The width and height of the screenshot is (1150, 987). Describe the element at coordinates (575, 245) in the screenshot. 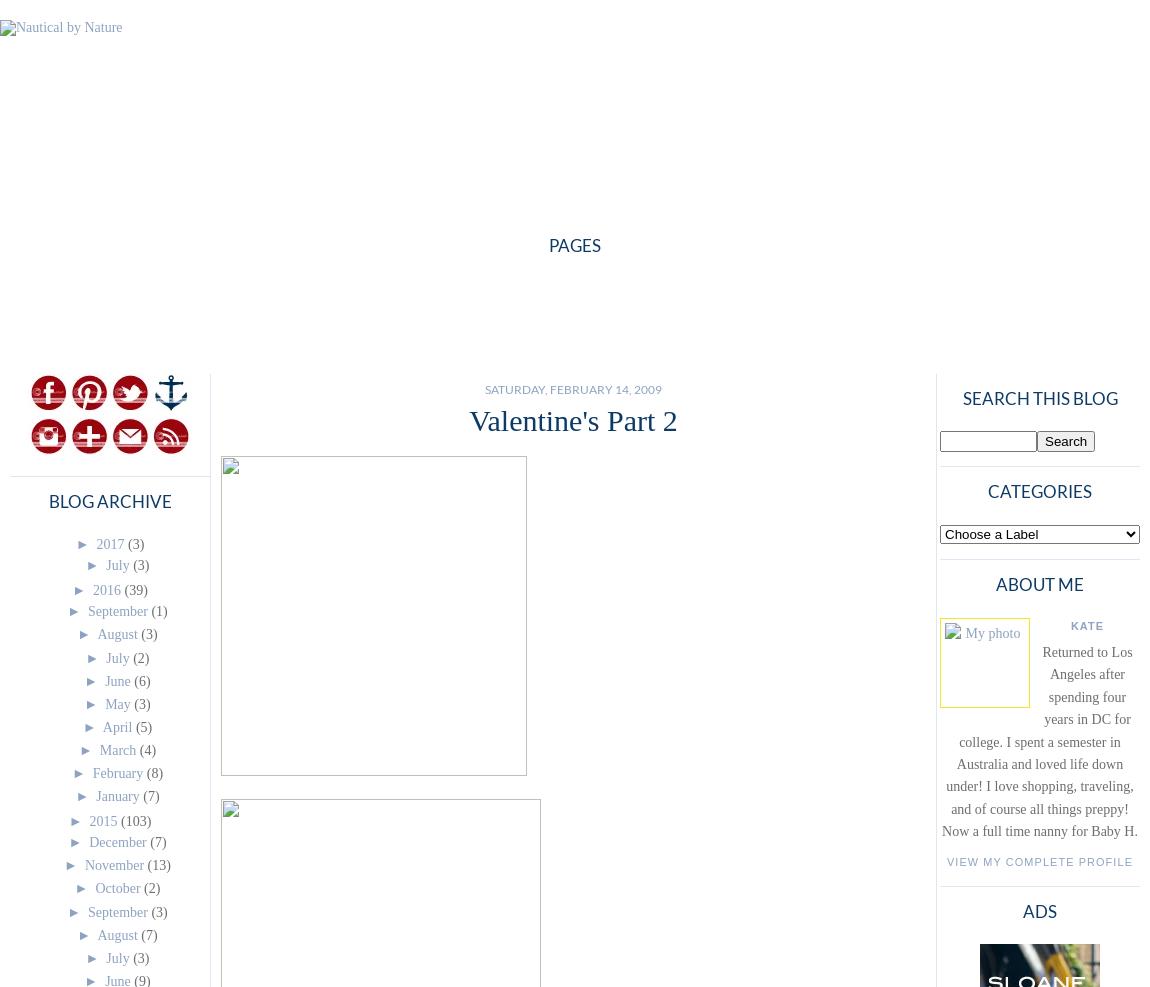

I see `'Pages'` at that location.